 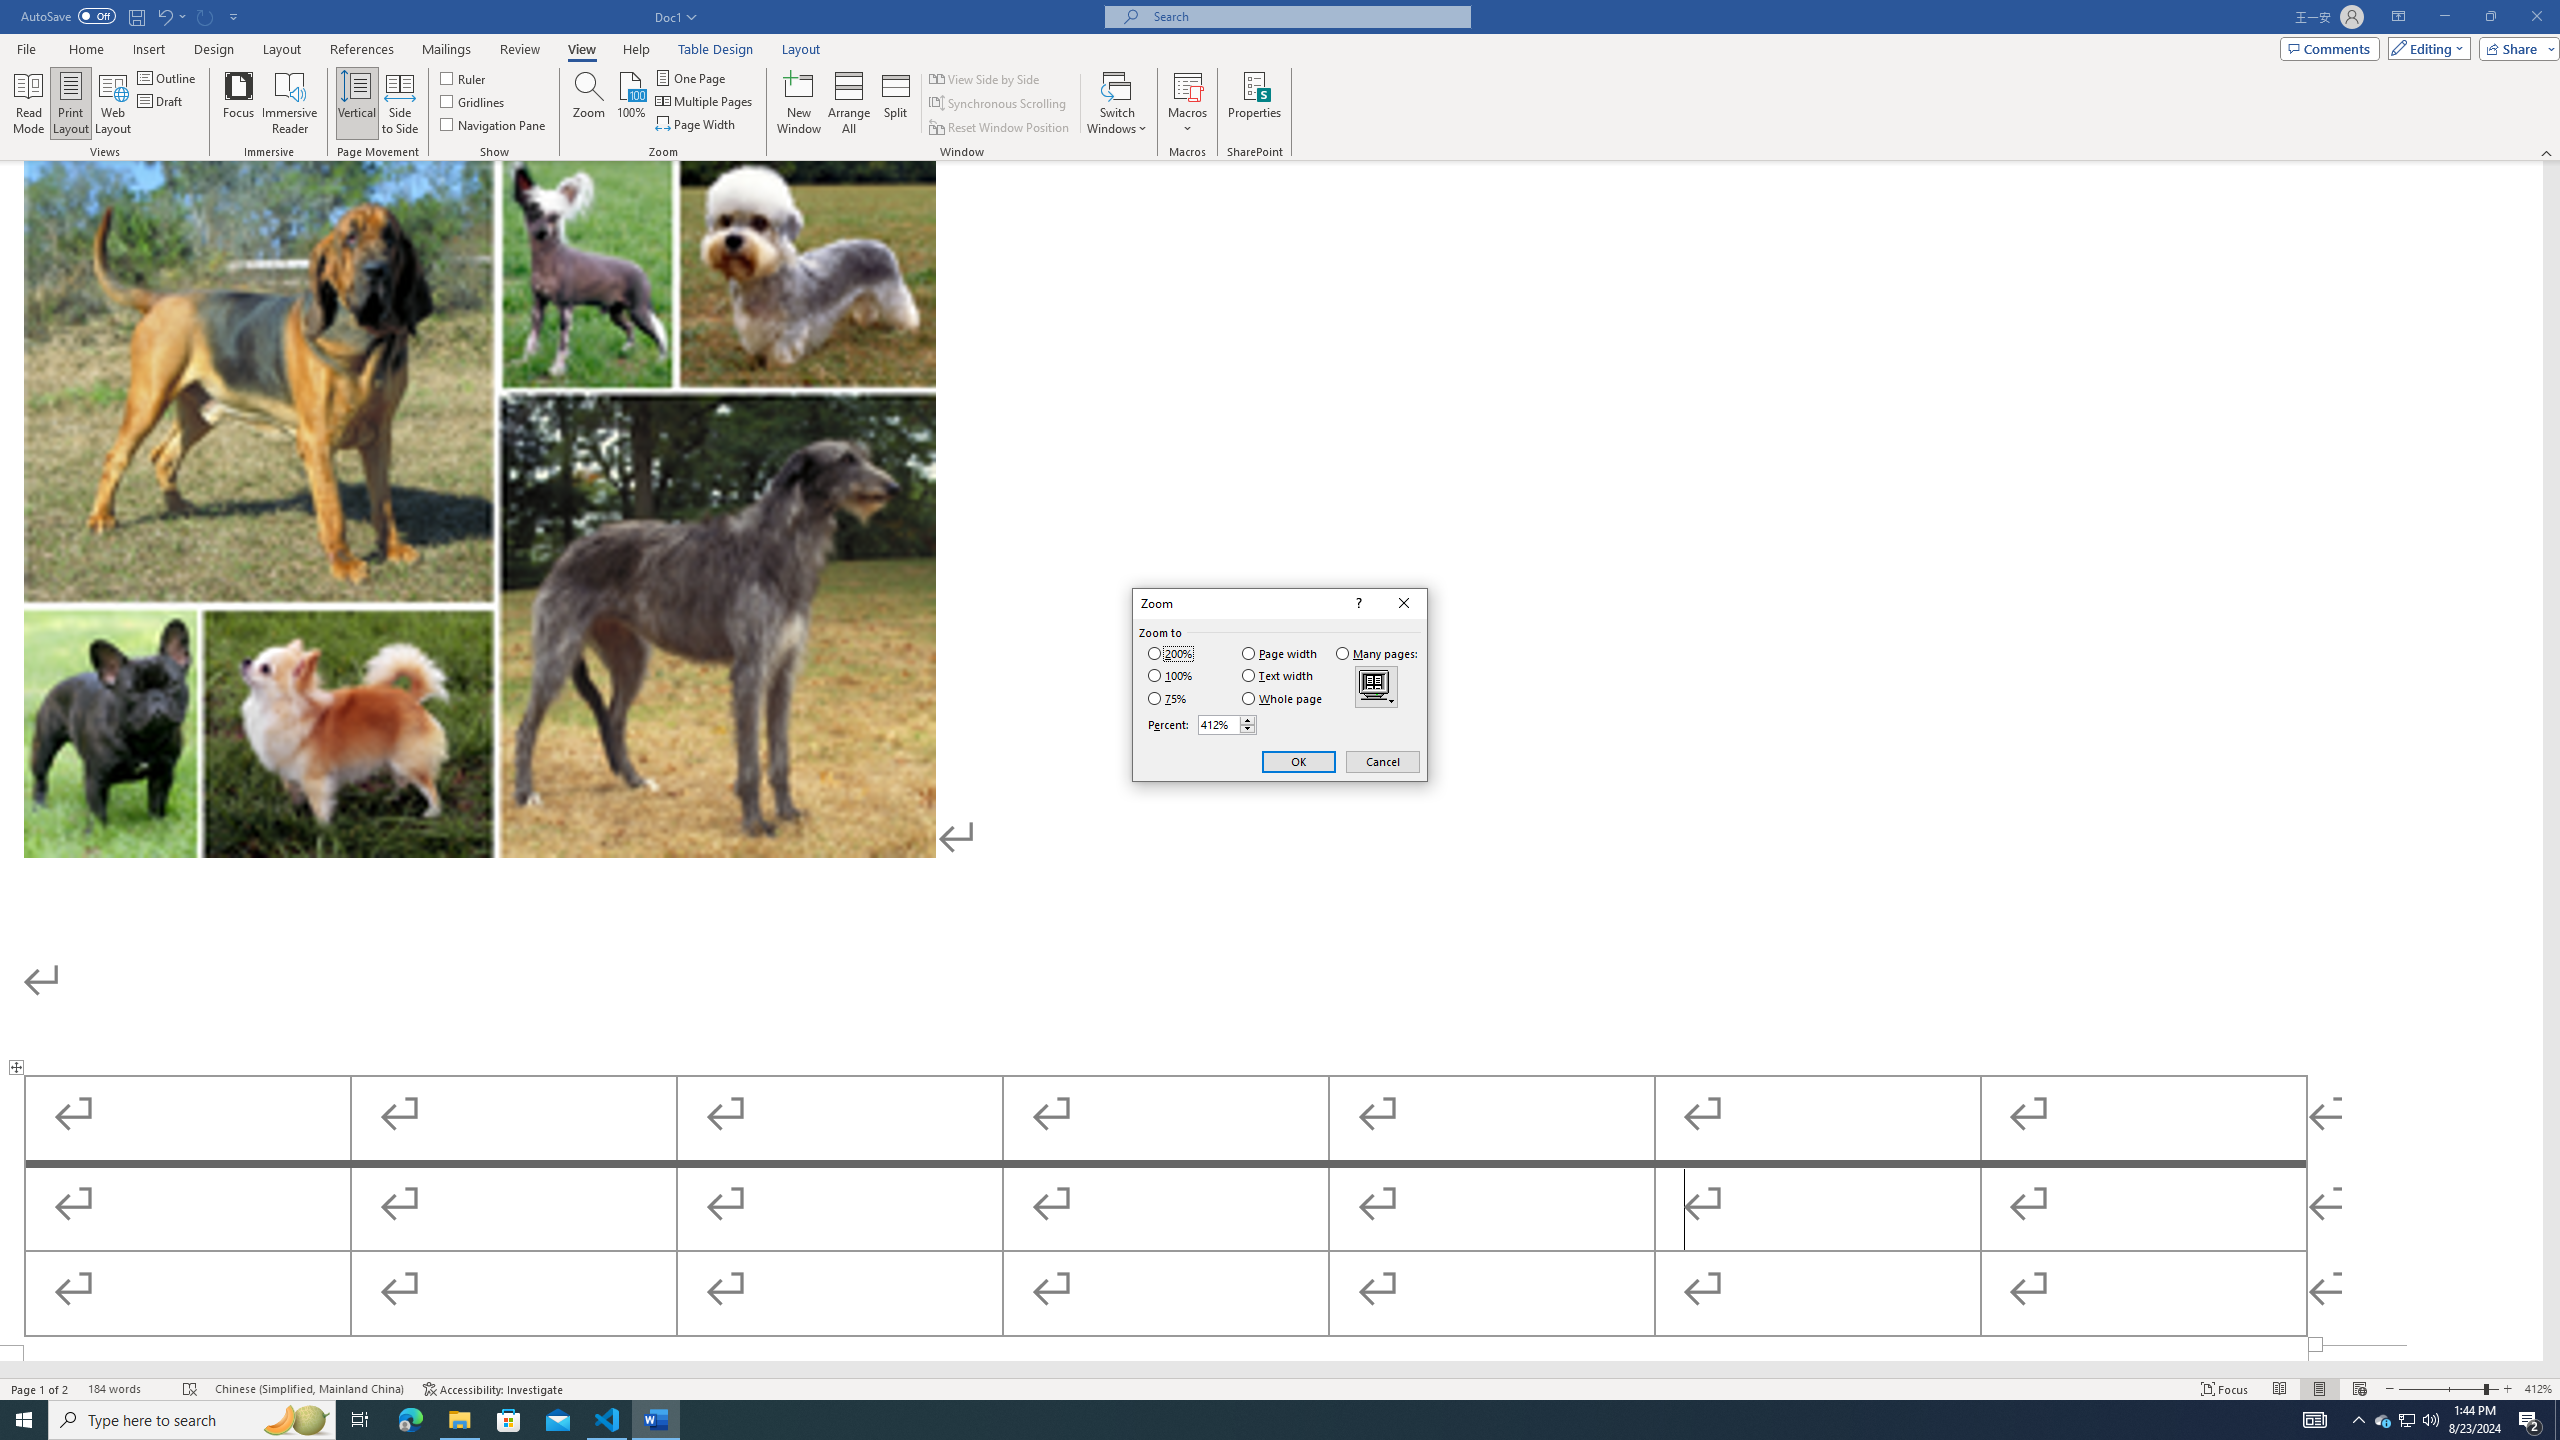 I want to click on 'Split', so click(x=896, y=103).